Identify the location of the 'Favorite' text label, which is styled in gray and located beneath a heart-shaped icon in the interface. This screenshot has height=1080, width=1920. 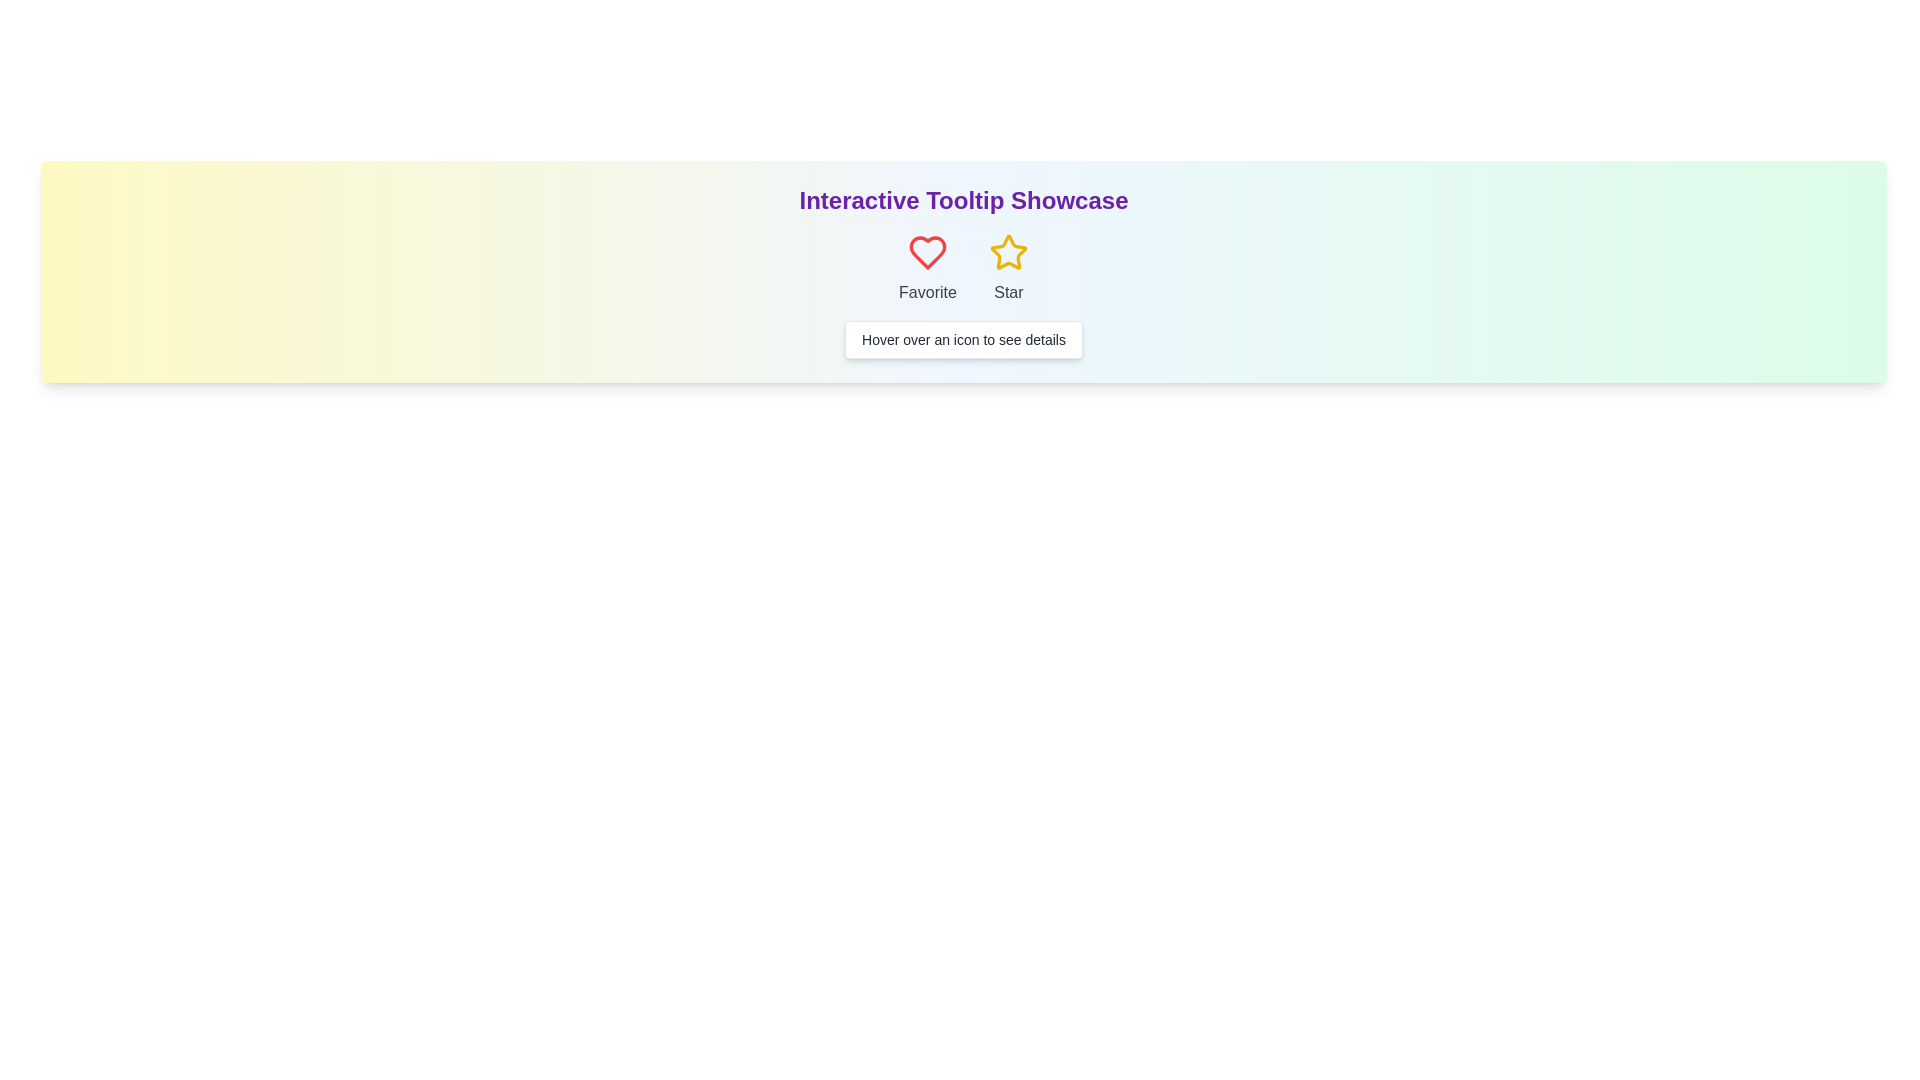
(926, 293).